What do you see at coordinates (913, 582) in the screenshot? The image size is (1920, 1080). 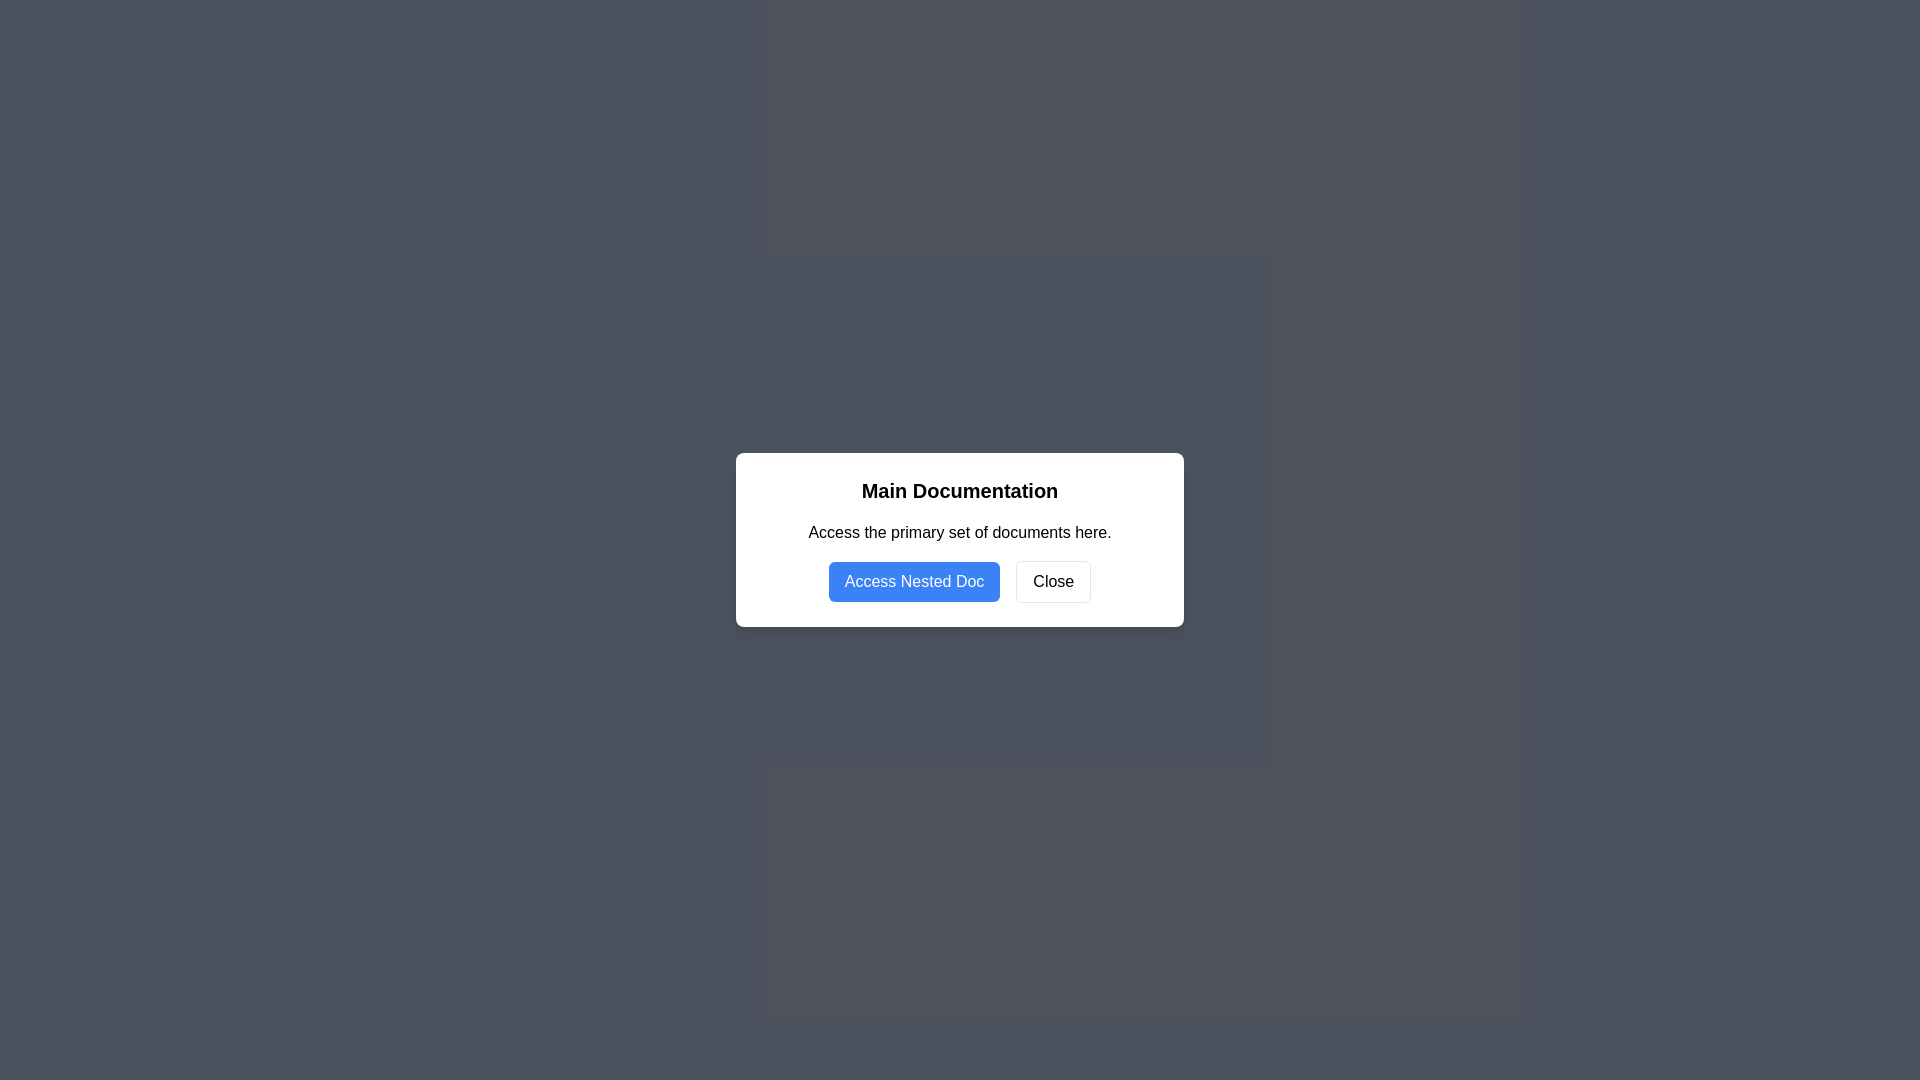 I see `the button located in the 'Main Documentation' dialog box, positioned at the lower center to the left of the 'Close' button` at bounding box center [913, 582].